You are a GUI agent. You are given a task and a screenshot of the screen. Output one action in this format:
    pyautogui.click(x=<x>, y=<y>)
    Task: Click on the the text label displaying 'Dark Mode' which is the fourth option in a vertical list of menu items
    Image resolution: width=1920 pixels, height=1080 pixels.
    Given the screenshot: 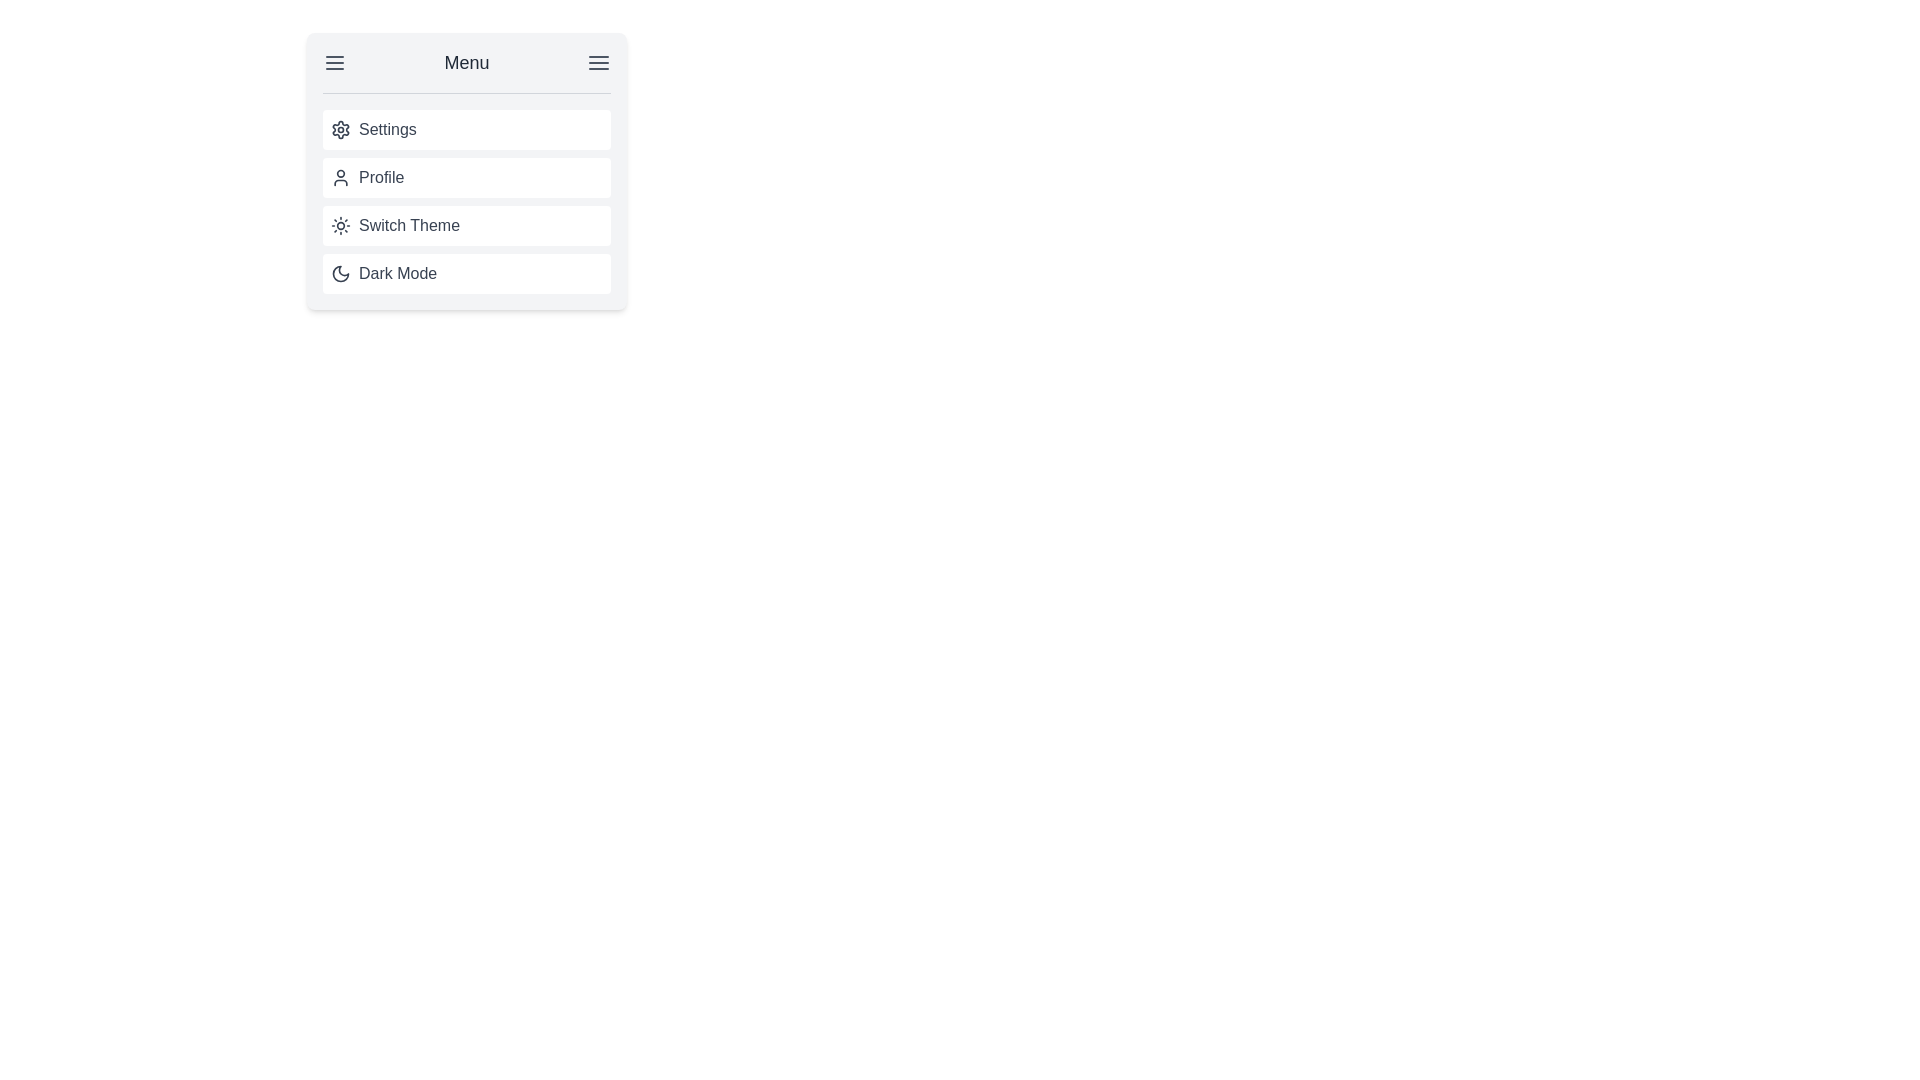 What is the action you would take?
    pyautogui.click(x=398, y=273)
    